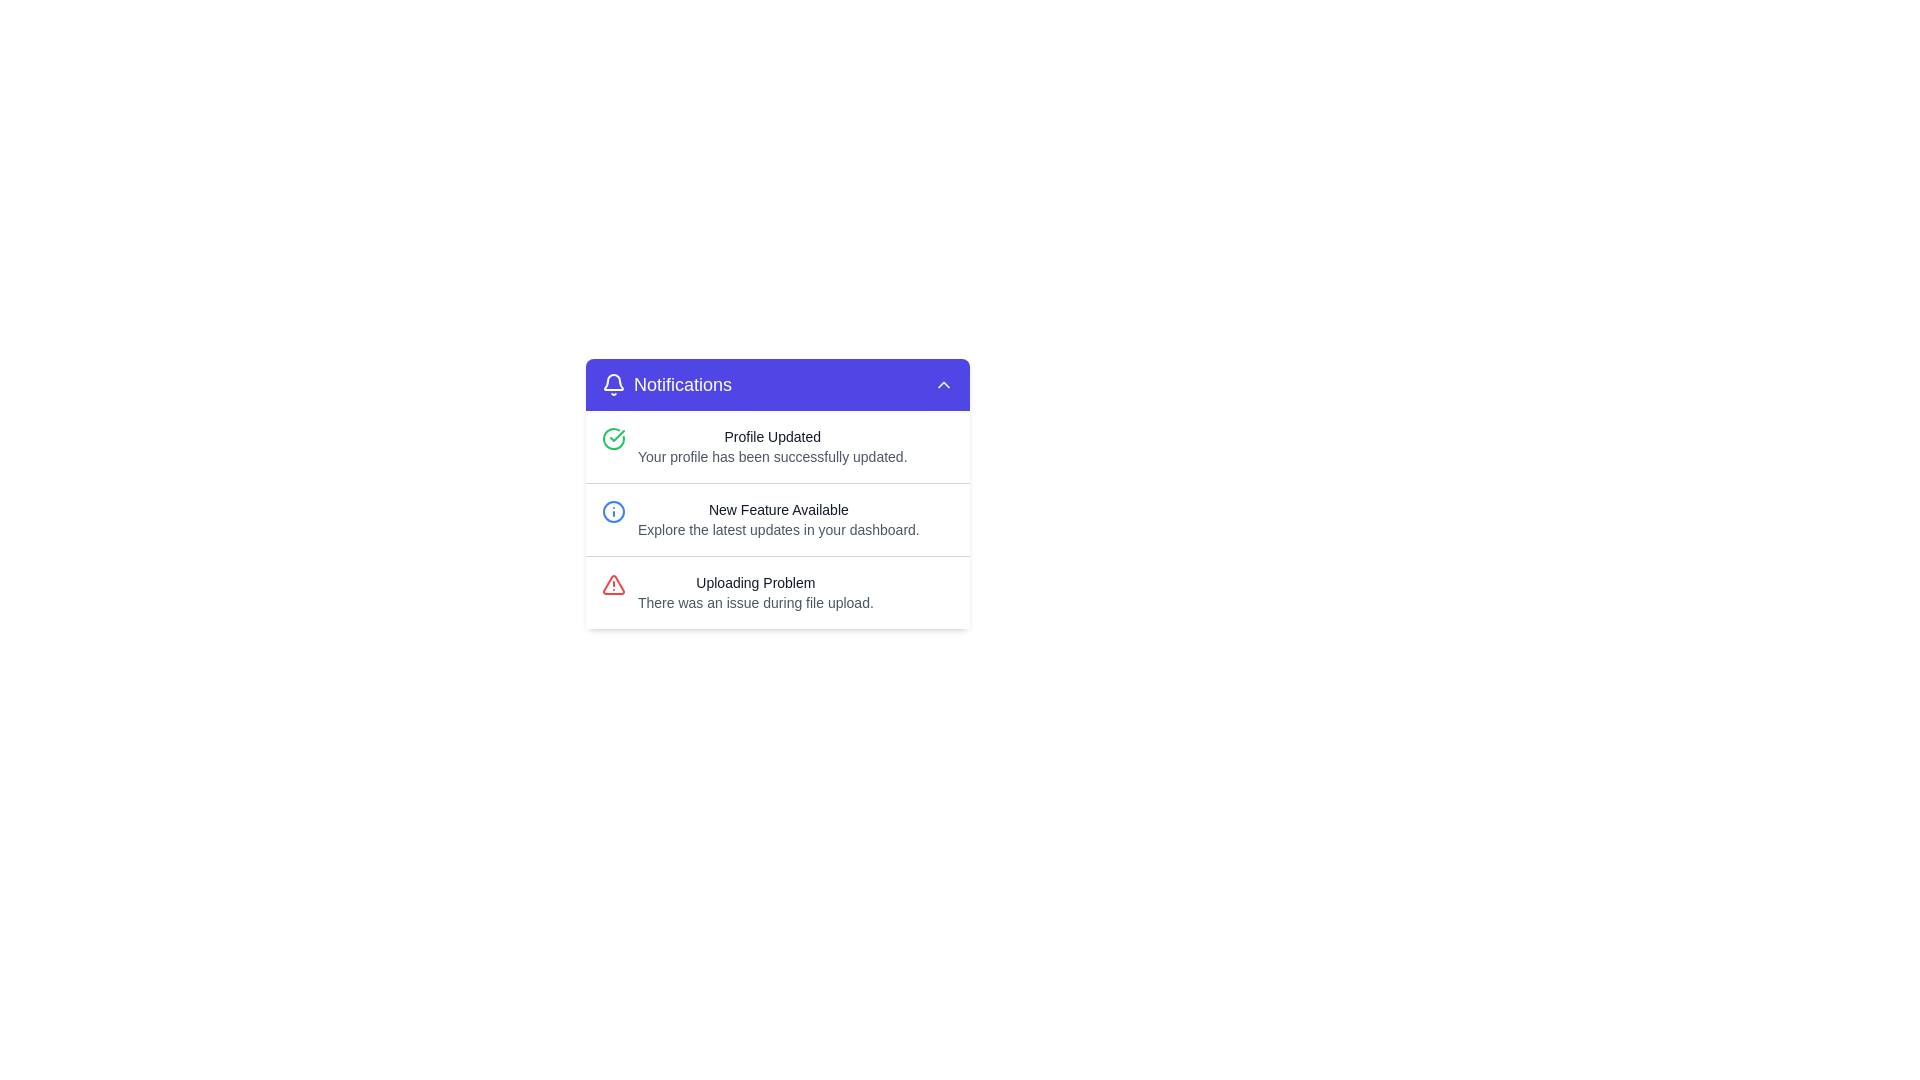 Image resolution: width=1920 pixels, height=1080 pixels. I want to click on the Text Label that serves as the header for the last notification entry in the bottom section of the notification card, so click(754, 582).